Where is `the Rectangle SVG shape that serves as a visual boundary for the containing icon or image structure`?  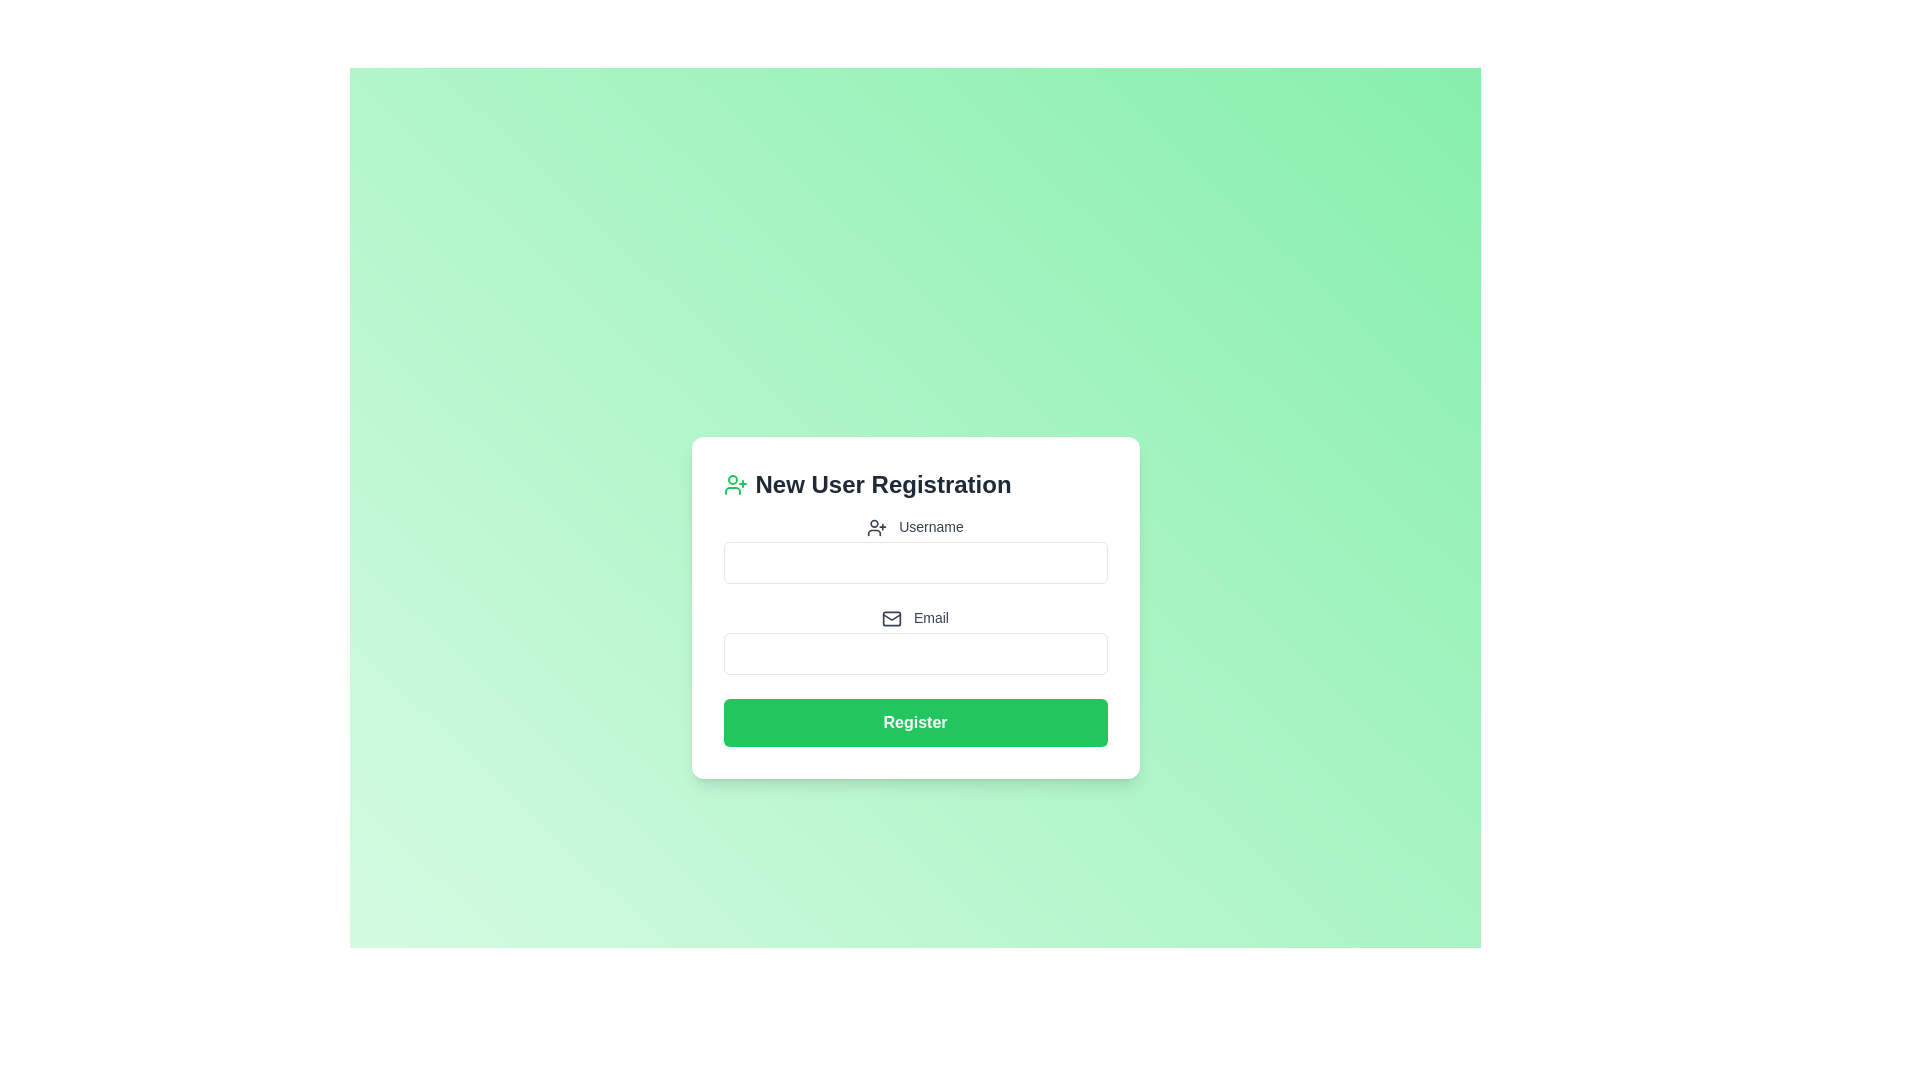
the Rectangle SVG shape that serves as a visual boundary for the containing icon or image structure is located at coordinates (891, 618).